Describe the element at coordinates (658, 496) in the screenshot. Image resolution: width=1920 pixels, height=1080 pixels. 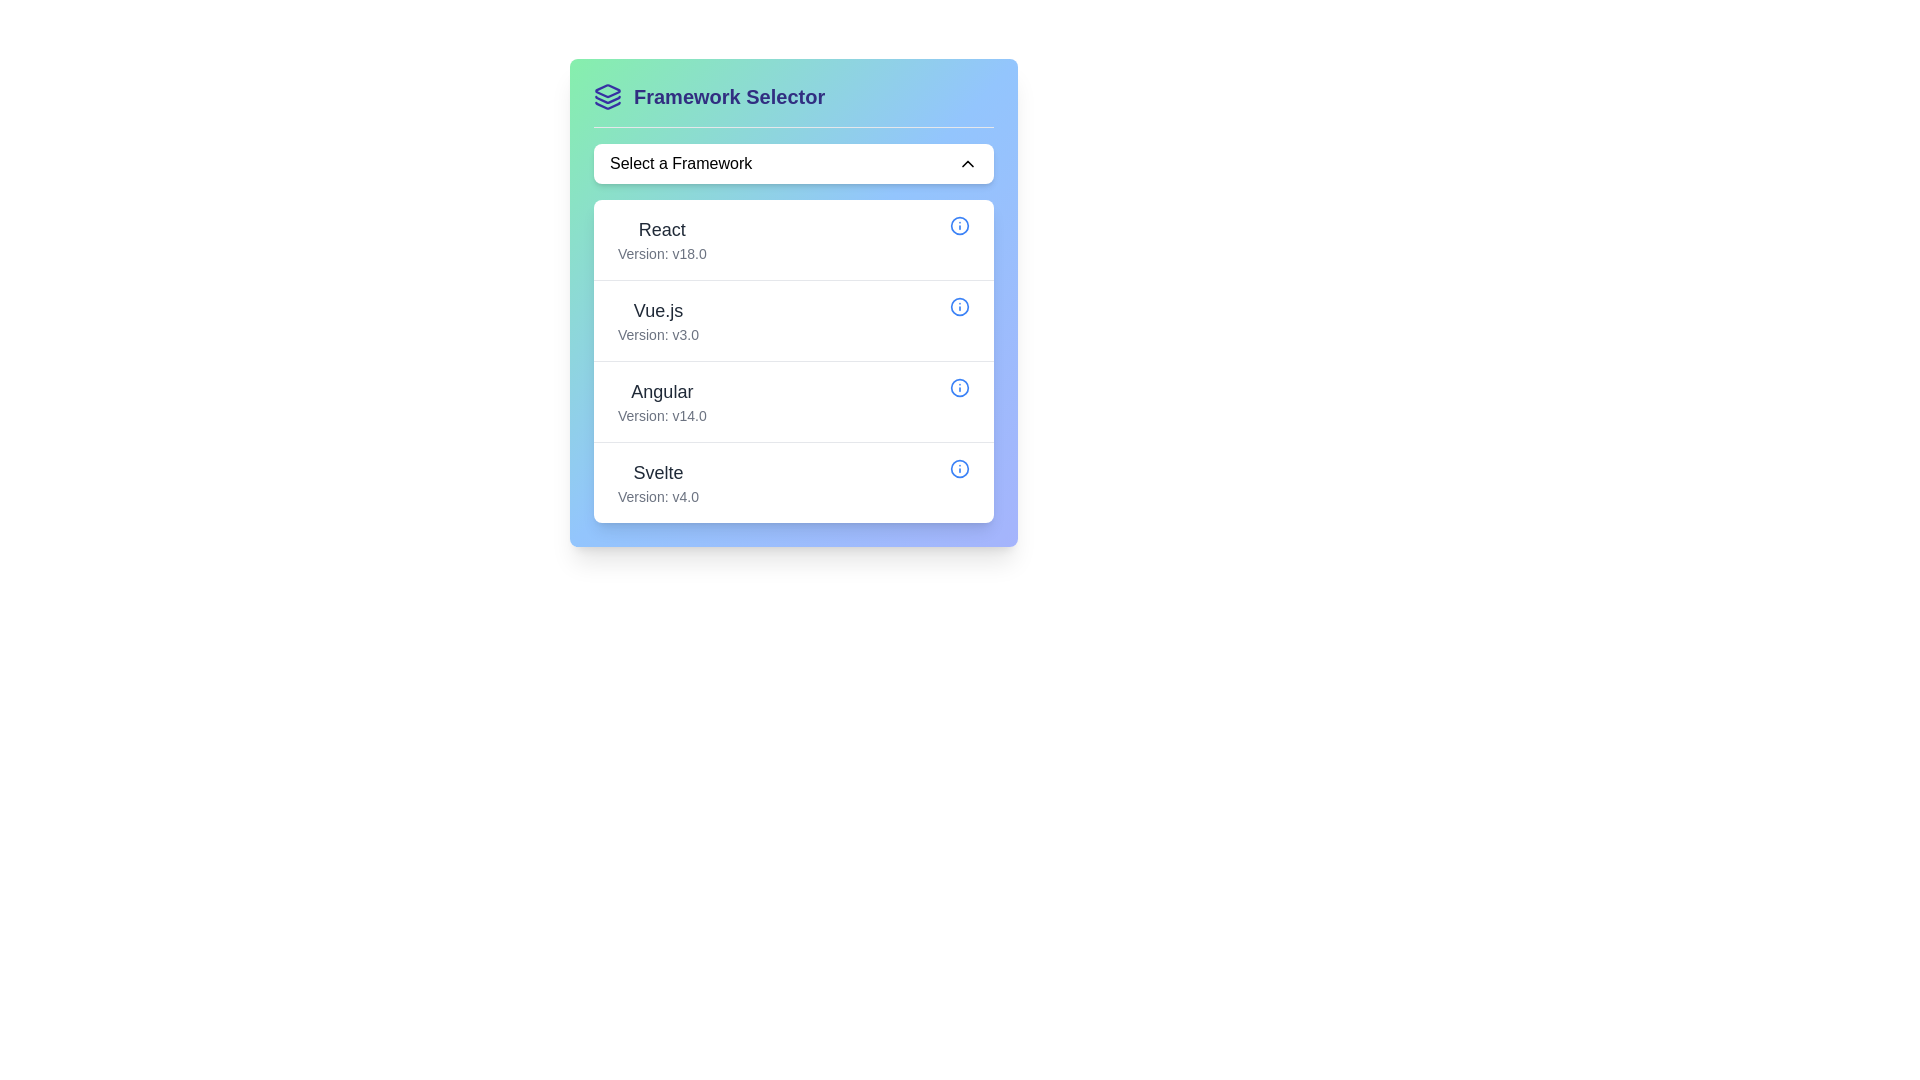
I see `the text label reading 'Version: v4.0', which is styled in a small-sized font and gray color, located below the 'Svelte' title in the fourth card of a vertically stacked list` at that location.